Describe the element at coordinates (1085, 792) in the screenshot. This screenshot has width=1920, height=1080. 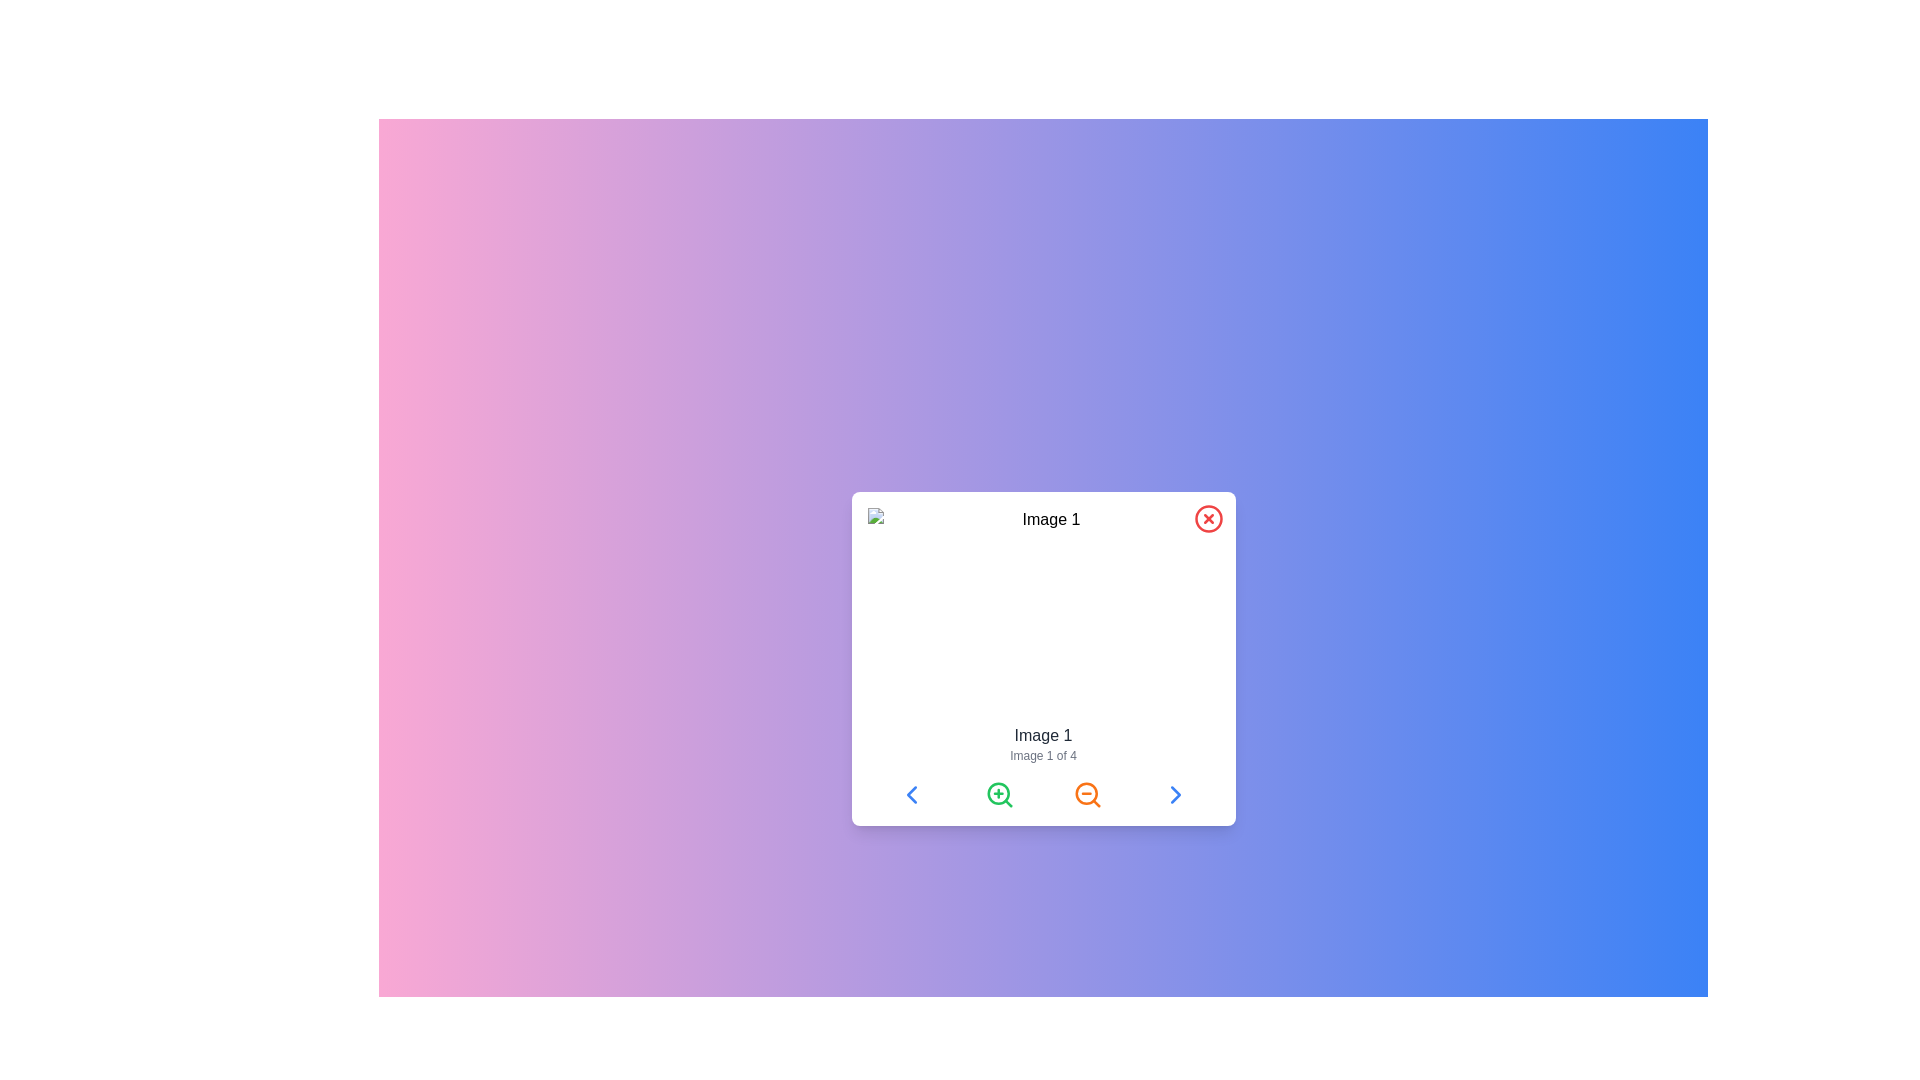
I see `the SVG circle graphic component that represents the lens outline of the zoom-out icon in the modal window interface` at that location.